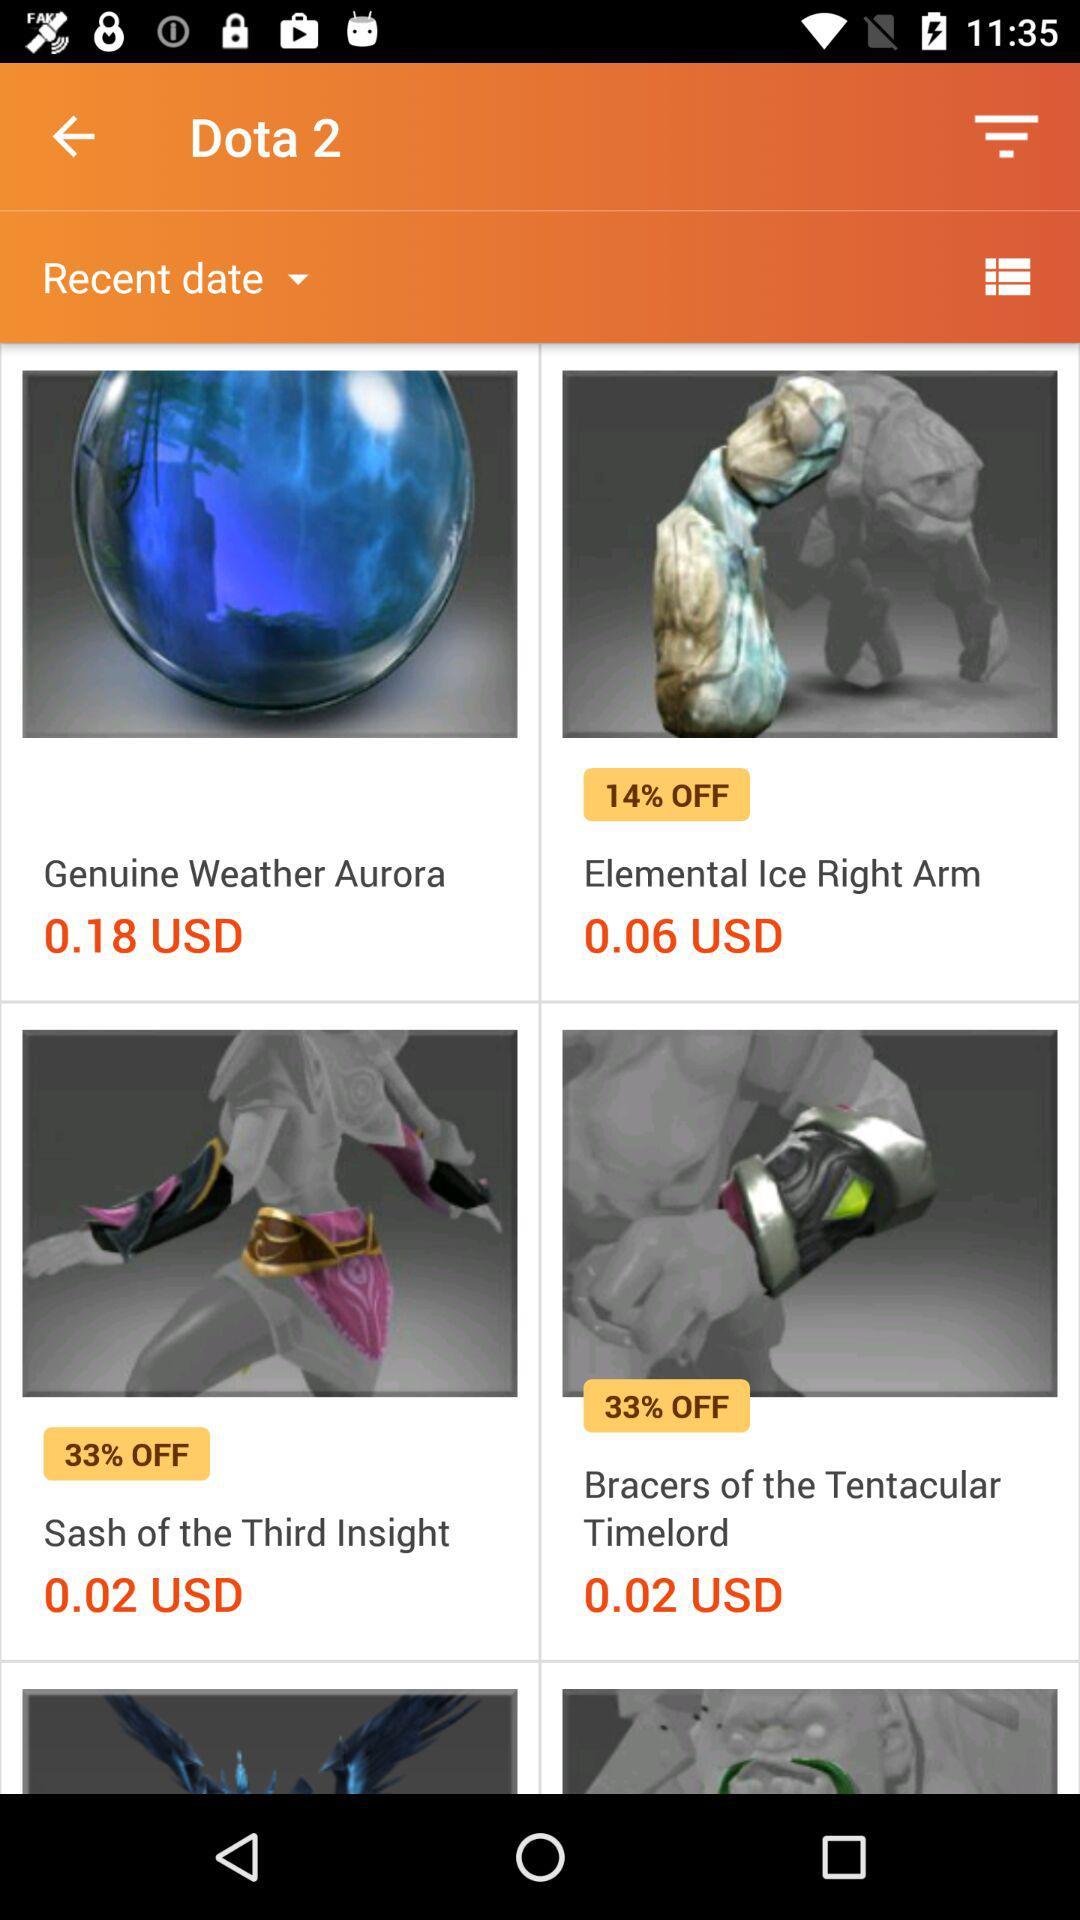 The height and width of the screenshot is (1920, 1080). What do you see at coordinates (72, 135) in the screenshot?
I see `the icon next to dota 2 icon` at bounding box center [72, 135].